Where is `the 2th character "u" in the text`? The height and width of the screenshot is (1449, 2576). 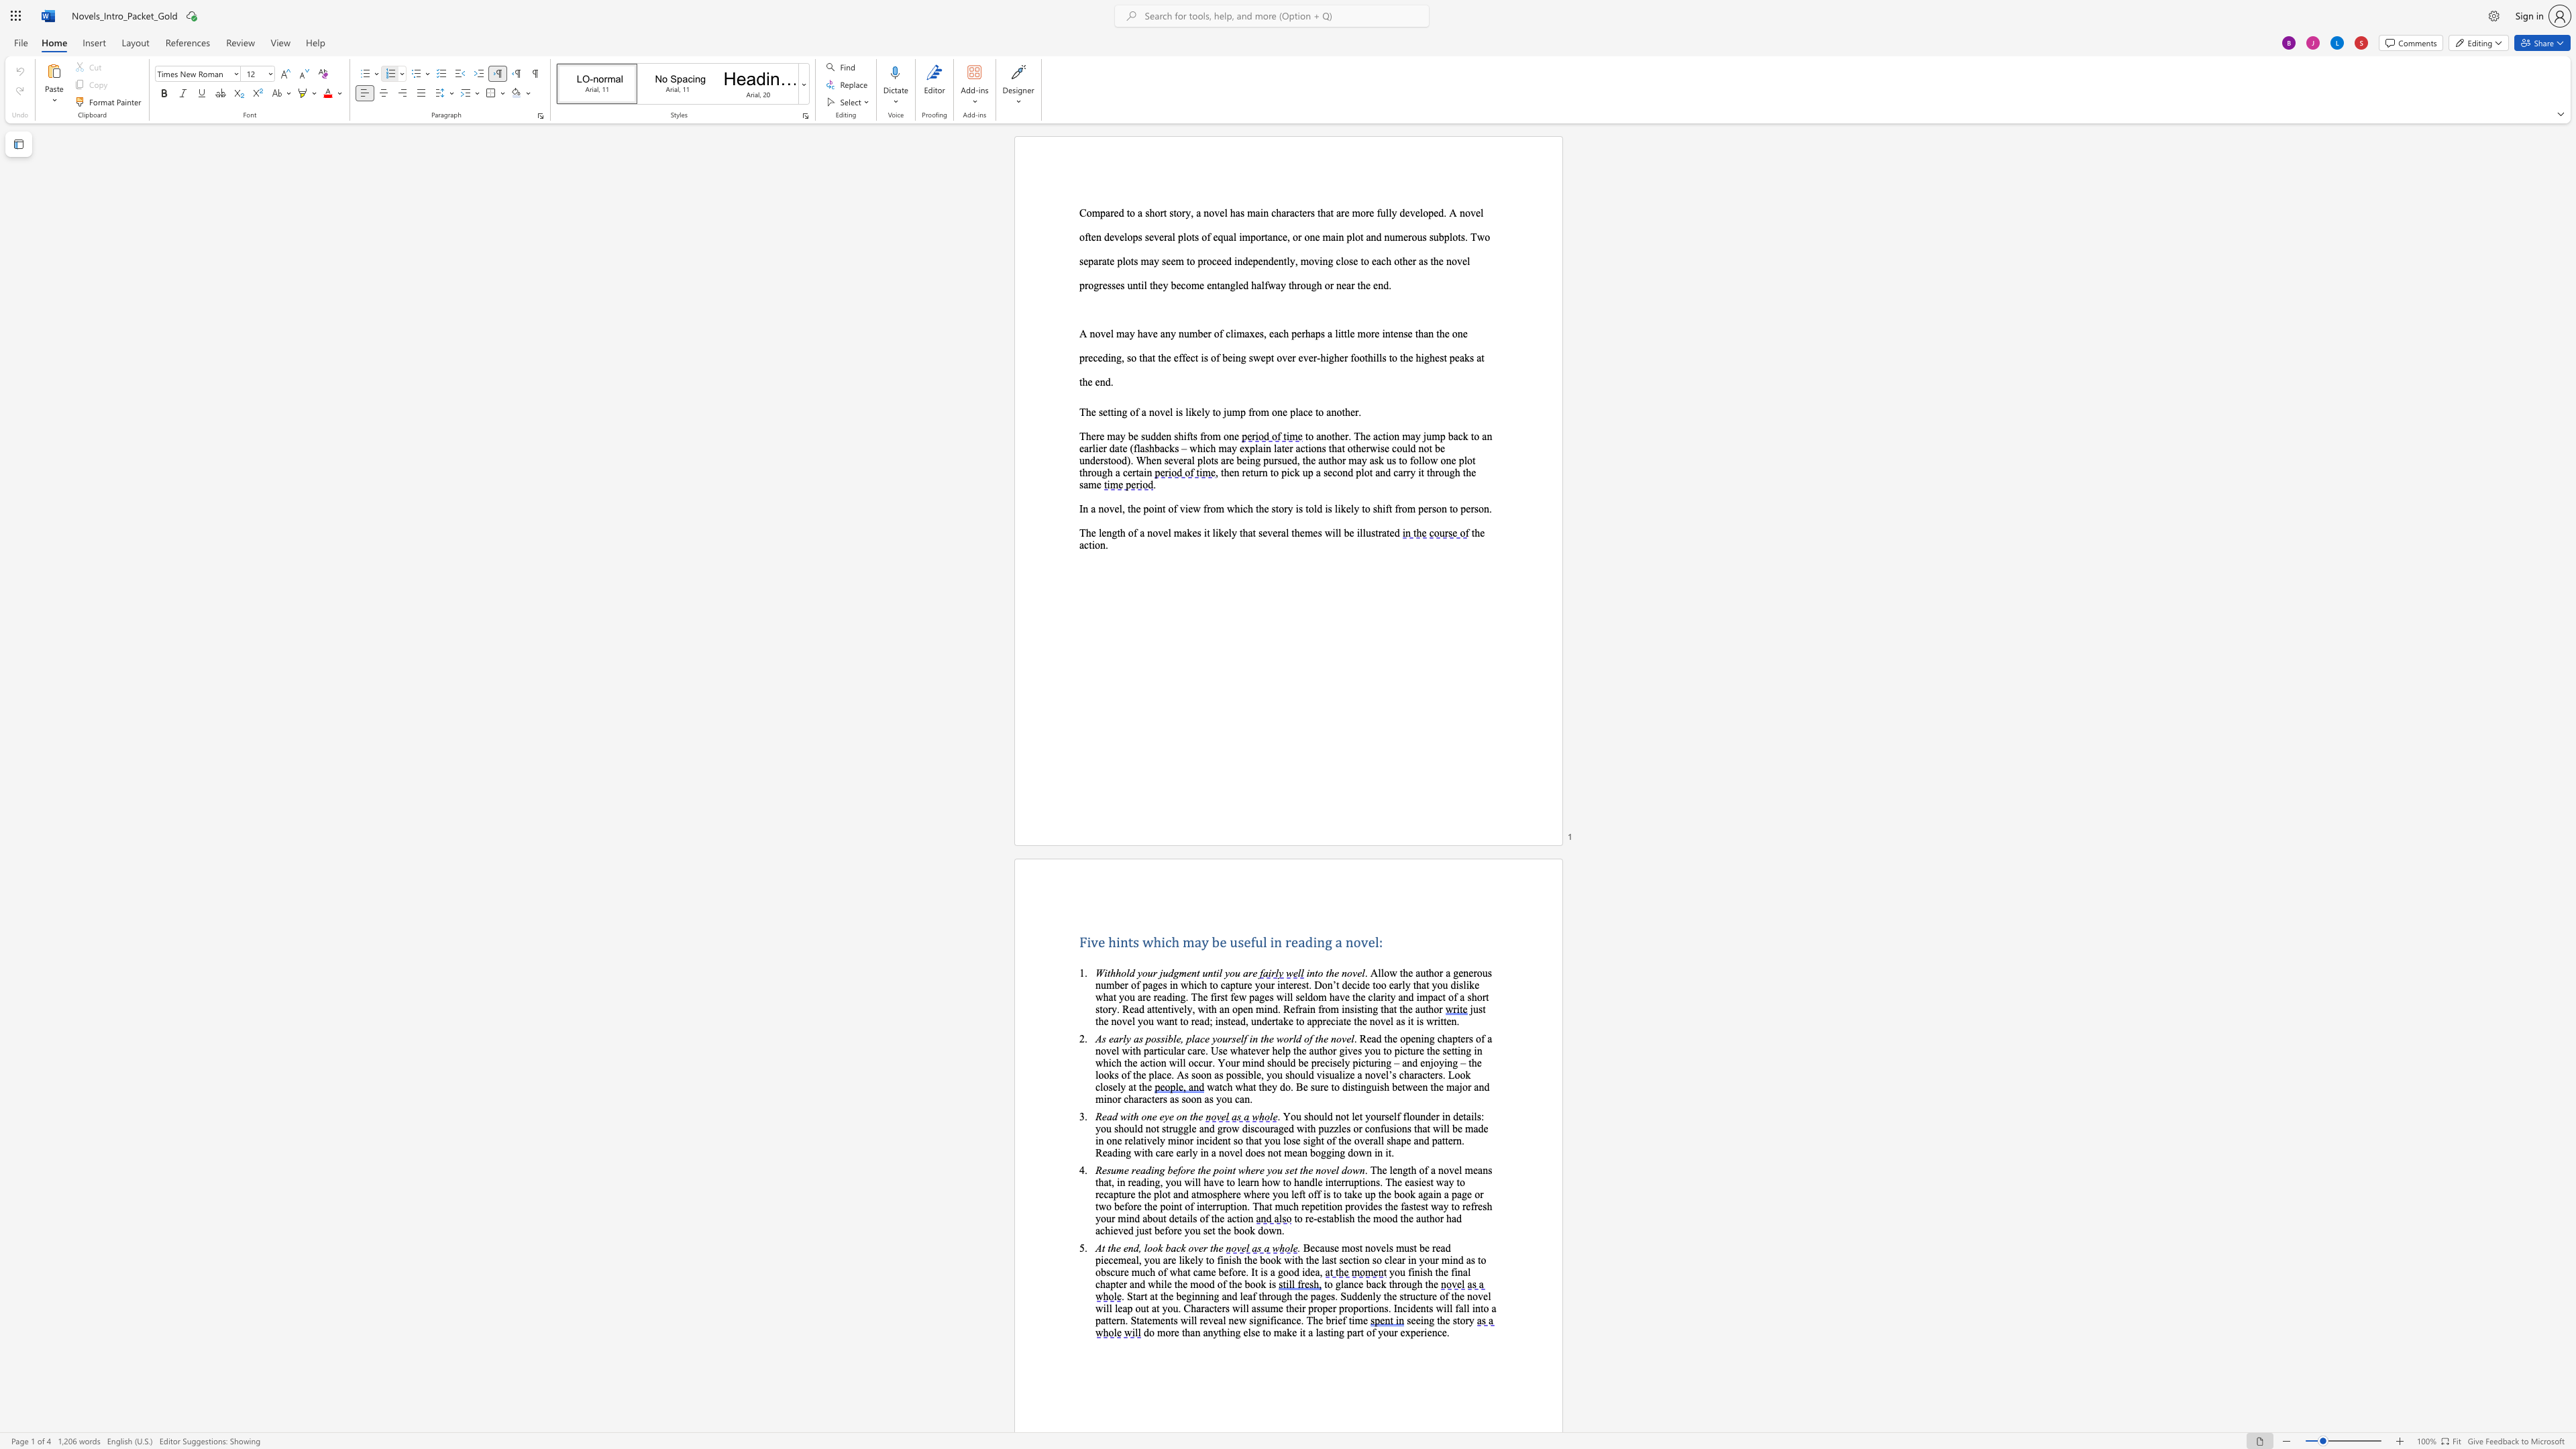 the 2th character "u" in the text is located at coordinates (1160, 1218).